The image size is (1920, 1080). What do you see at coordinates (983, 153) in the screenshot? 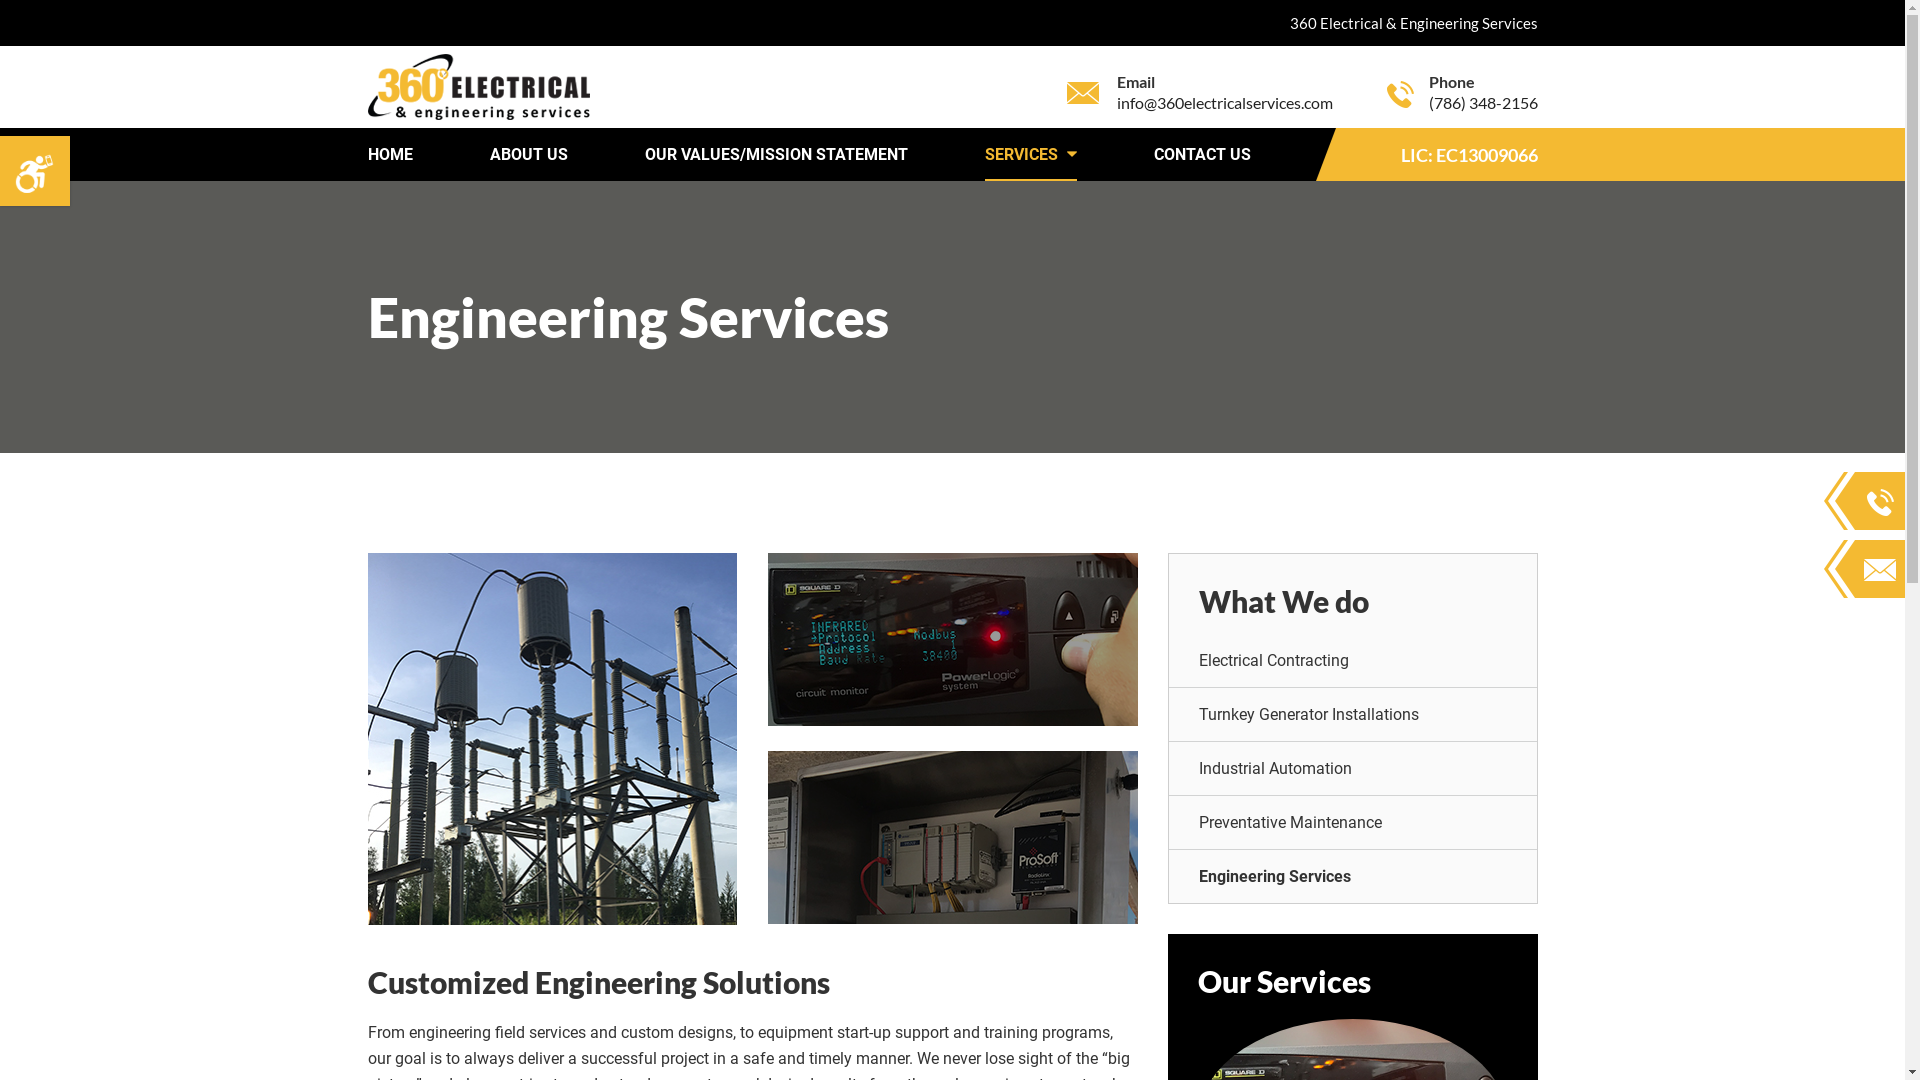
I see `'SERVICES'` at bounding box center [983, 153].